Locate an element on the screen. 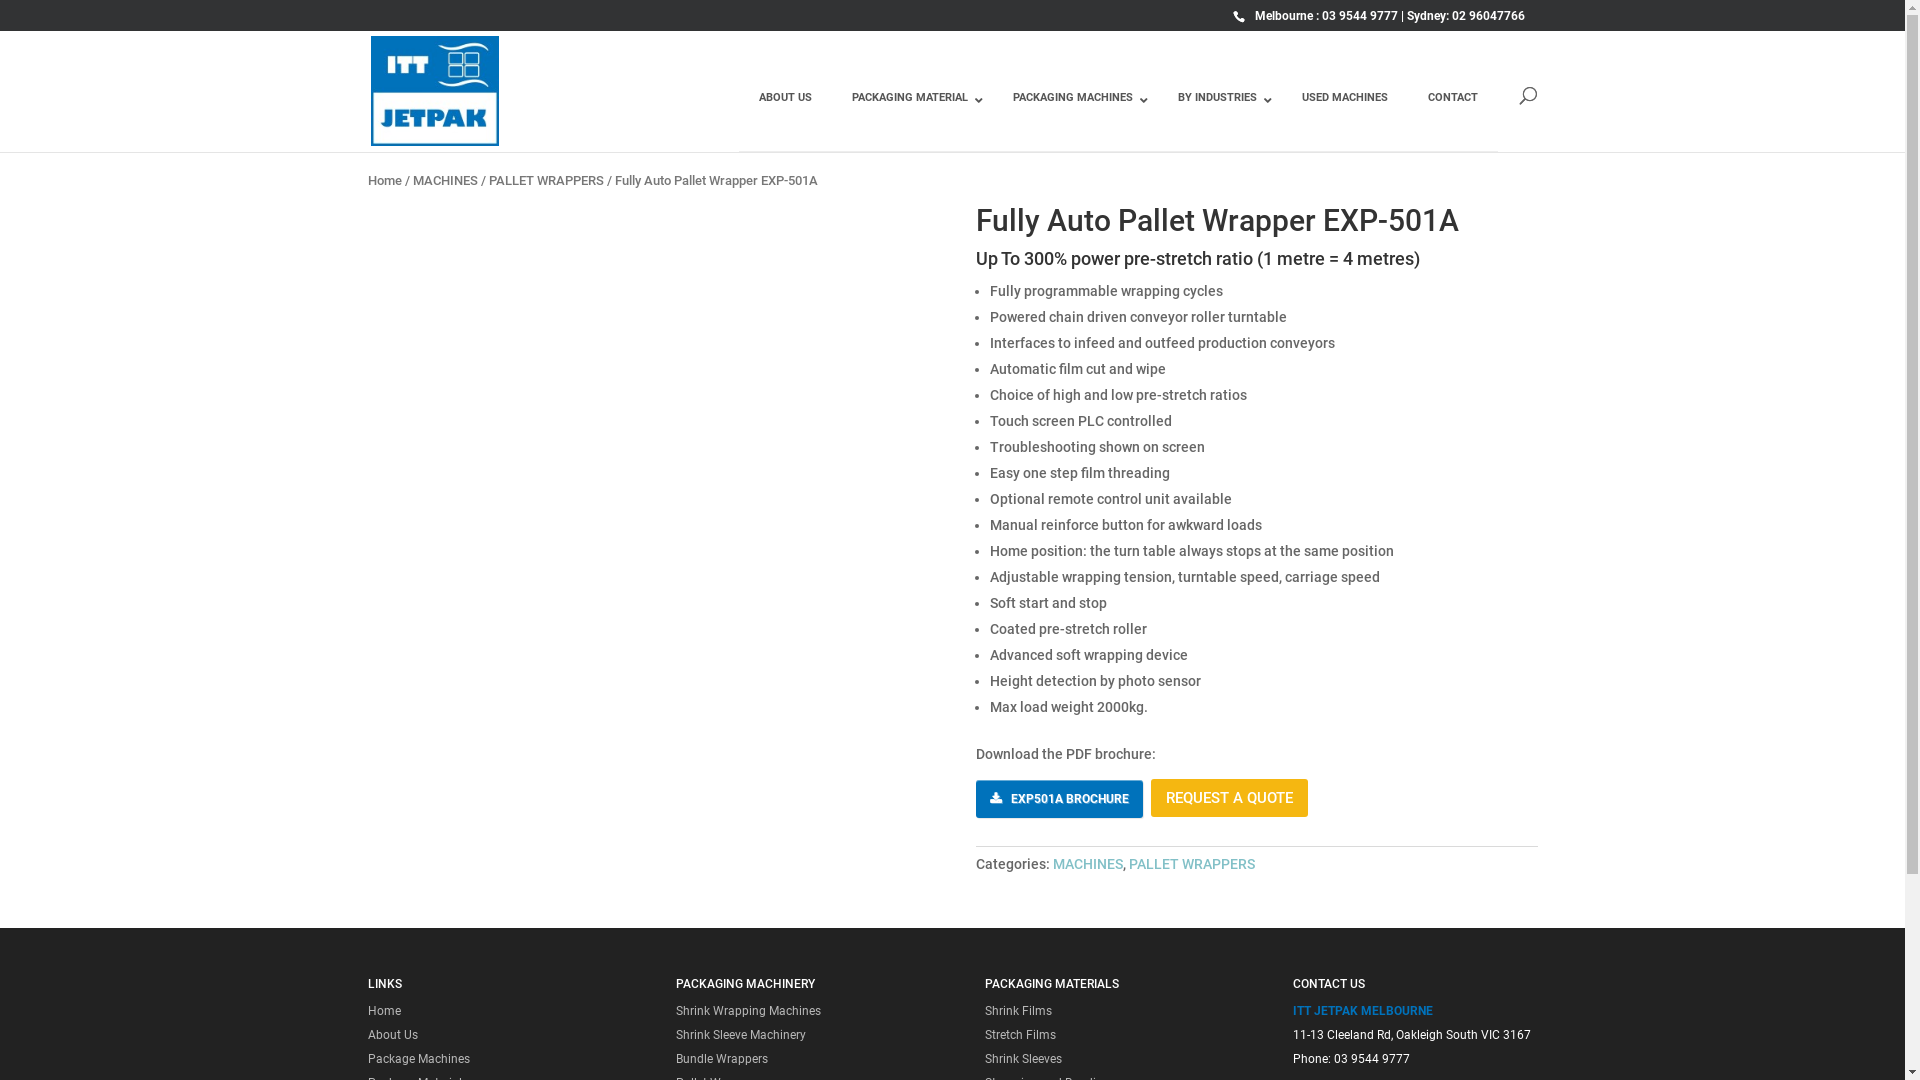 The height and width of the screenshot is (1080, 1920). 'PACKAGING MACHINES' is located at coordinates (1073, 112).